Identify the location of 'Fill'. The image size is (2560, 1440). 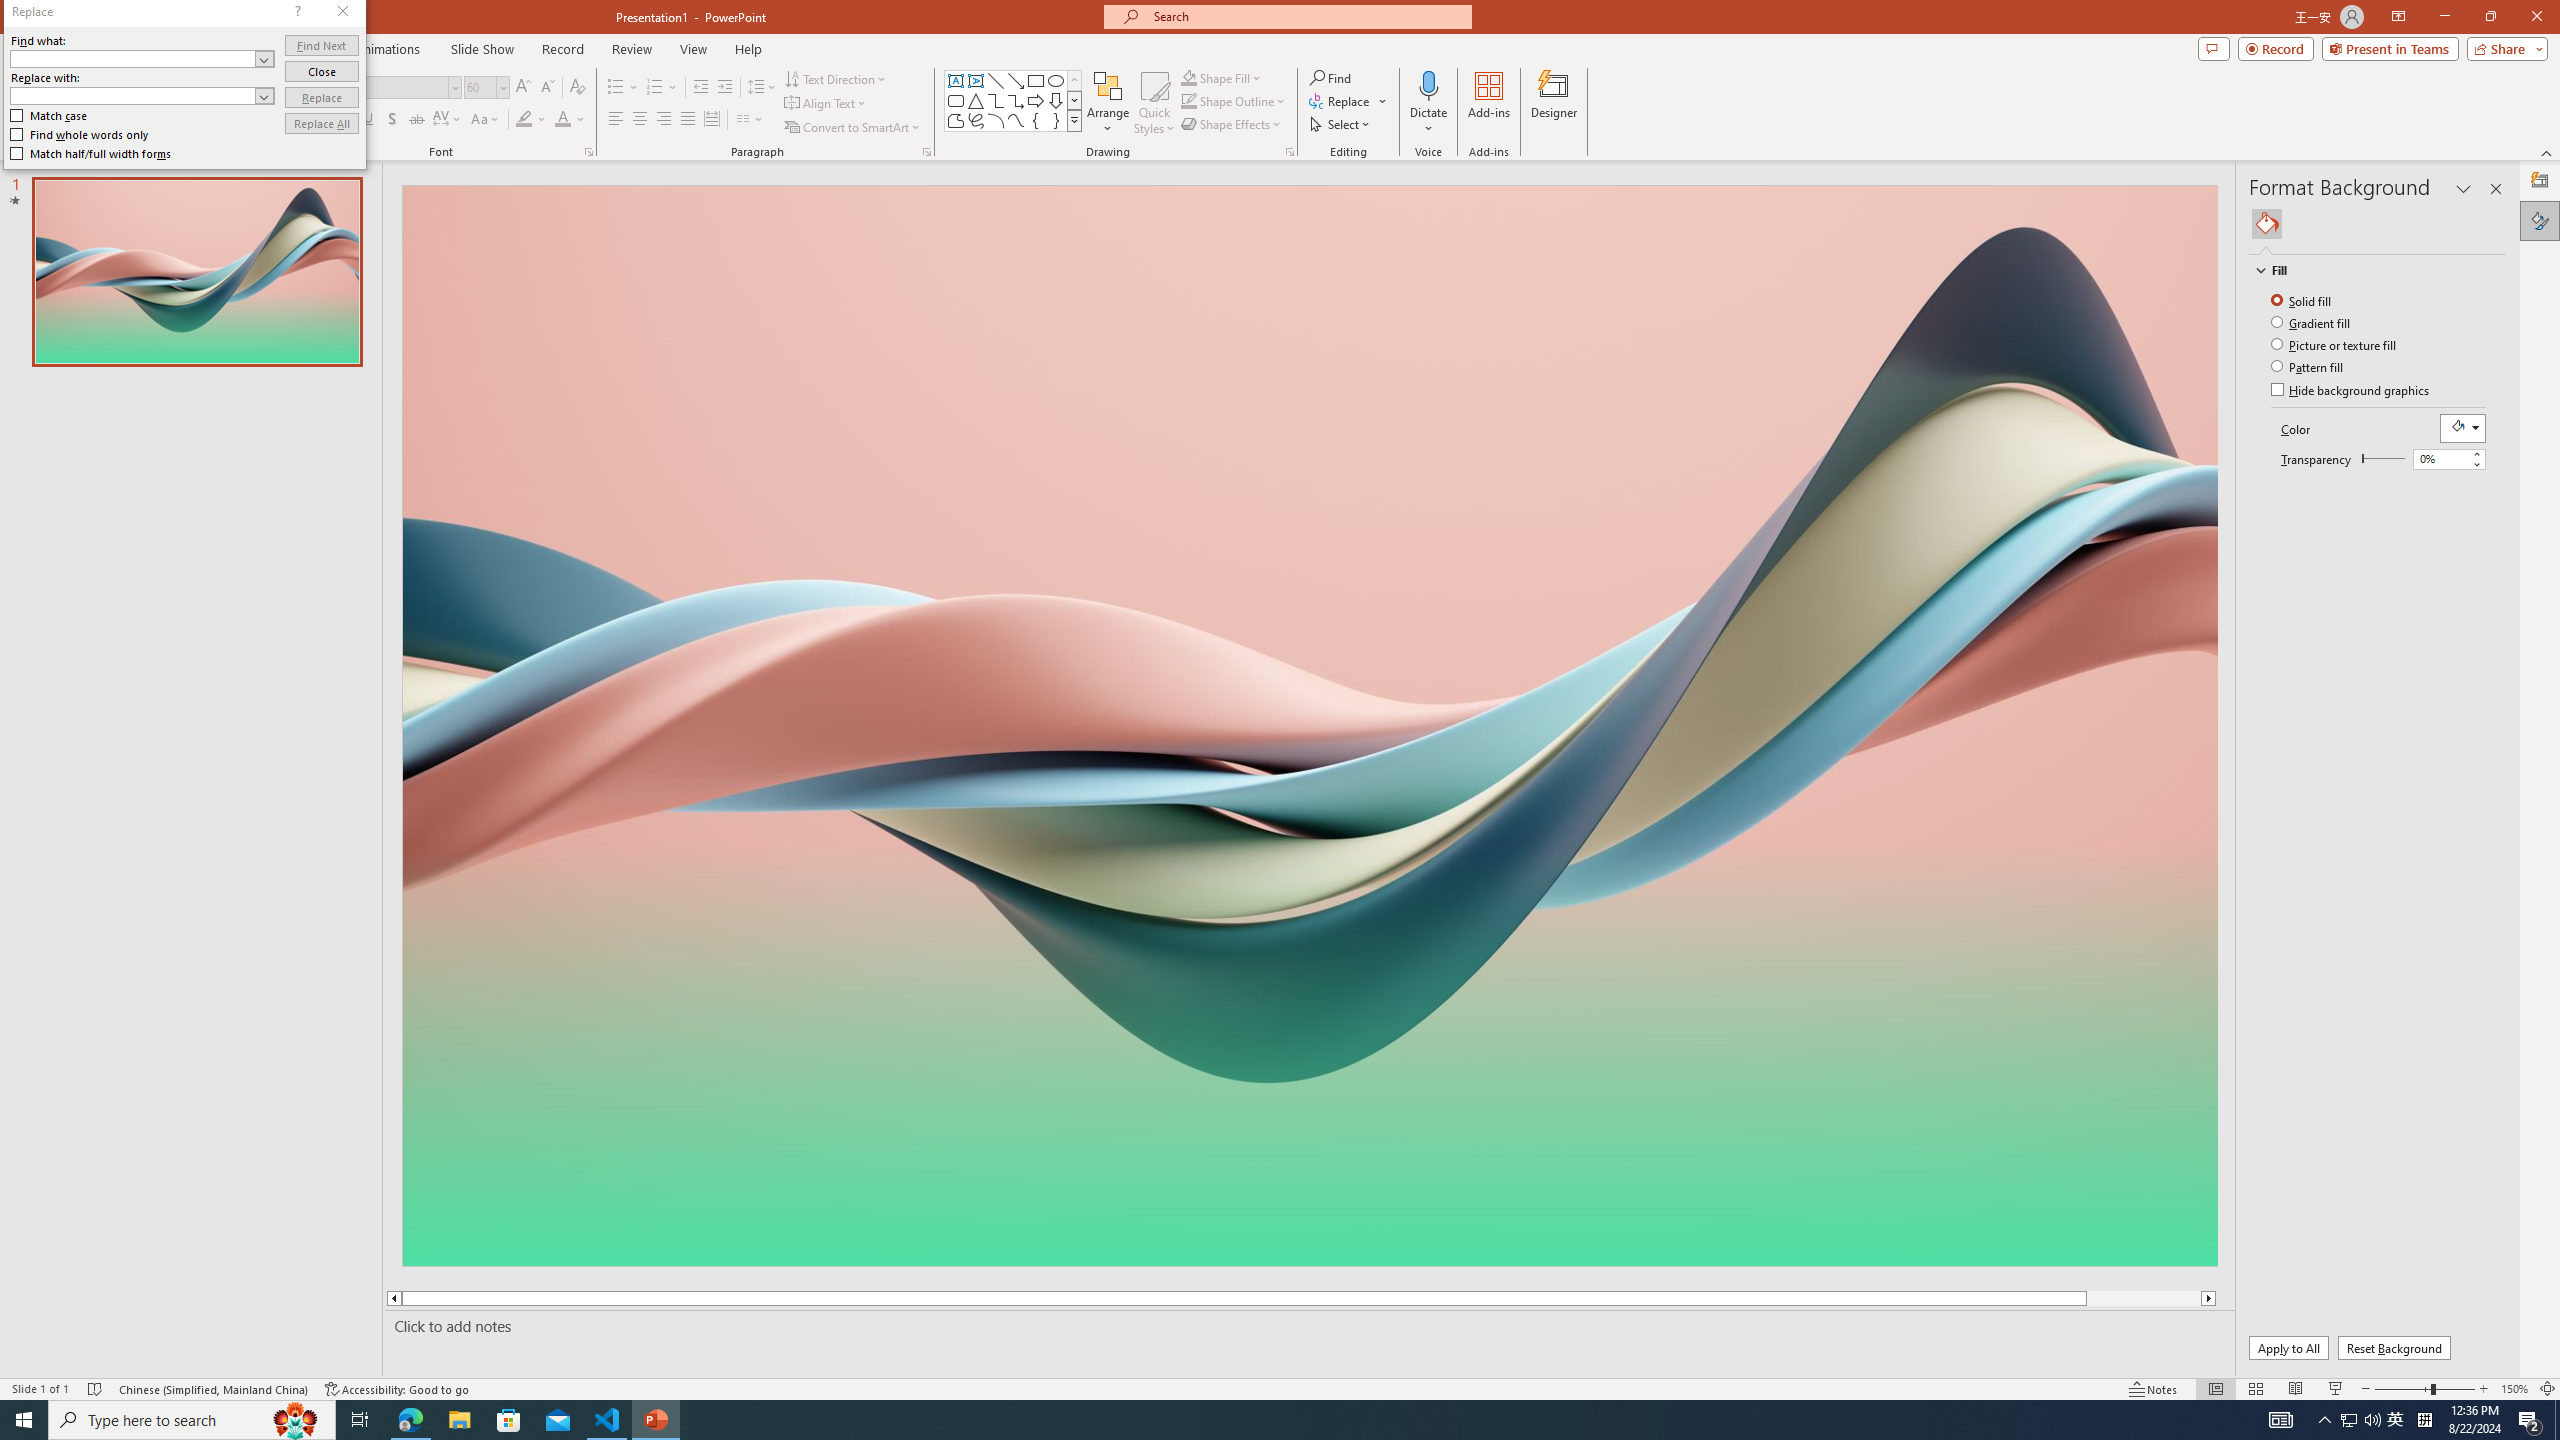
(2368, 269).